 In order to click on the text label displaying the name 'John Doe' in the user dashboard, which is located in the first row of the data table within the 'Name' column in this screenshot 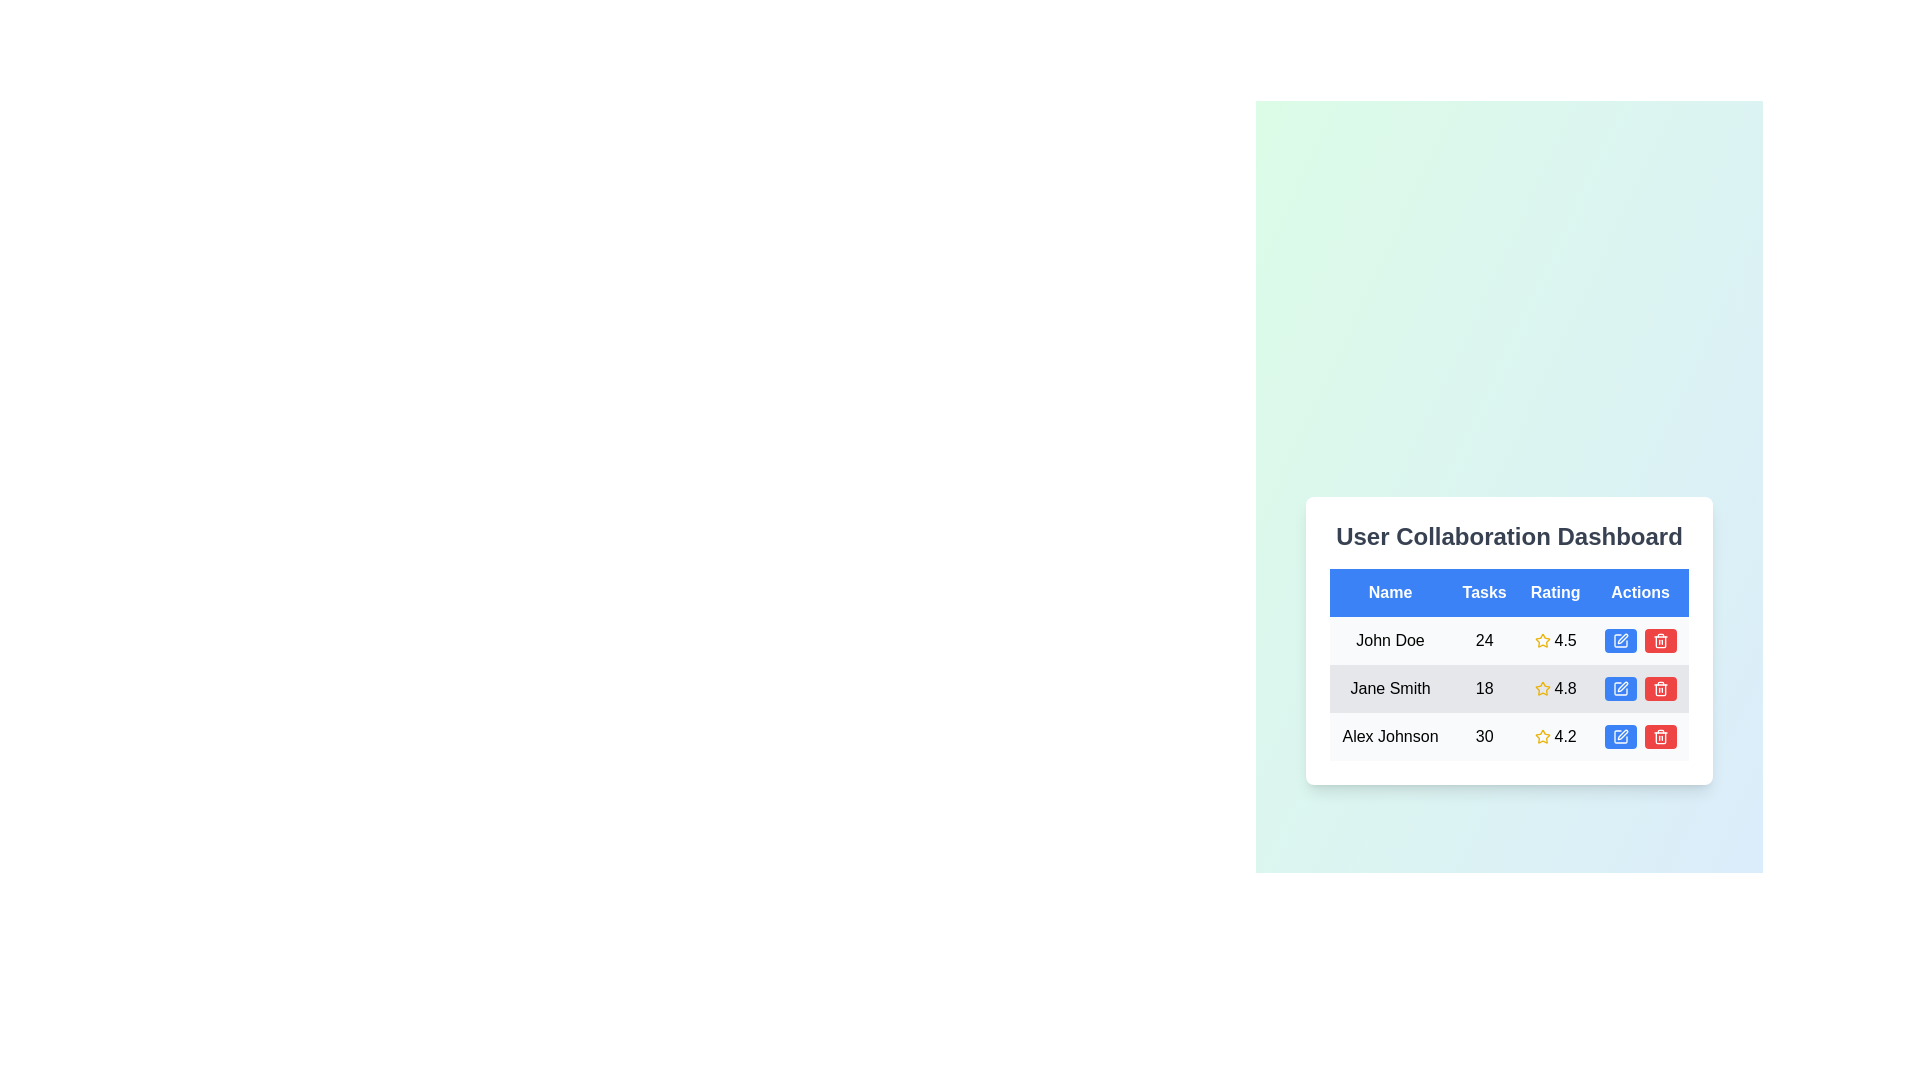, I will do `click(1389, 640)`.